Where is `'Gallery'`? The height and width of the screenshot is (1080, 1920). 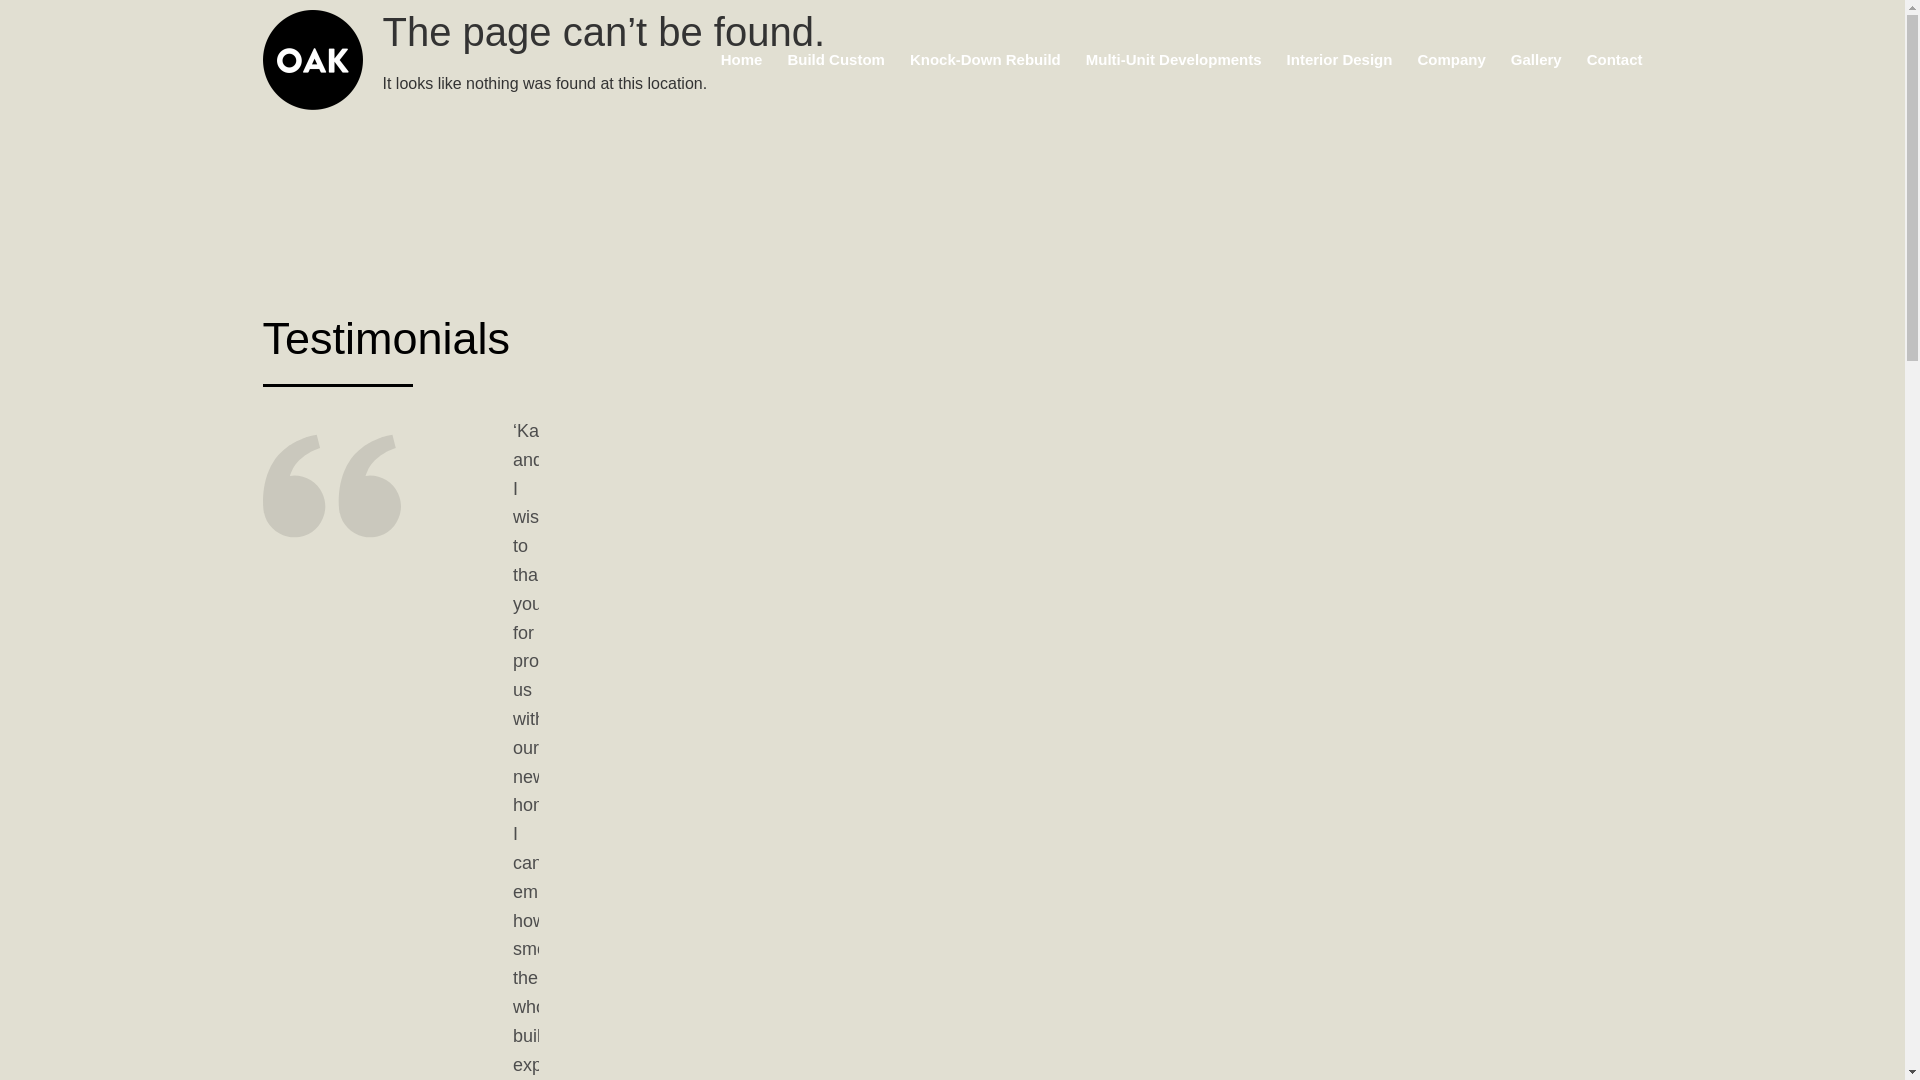
'Gallery' is located at coordinates (1535, 59).